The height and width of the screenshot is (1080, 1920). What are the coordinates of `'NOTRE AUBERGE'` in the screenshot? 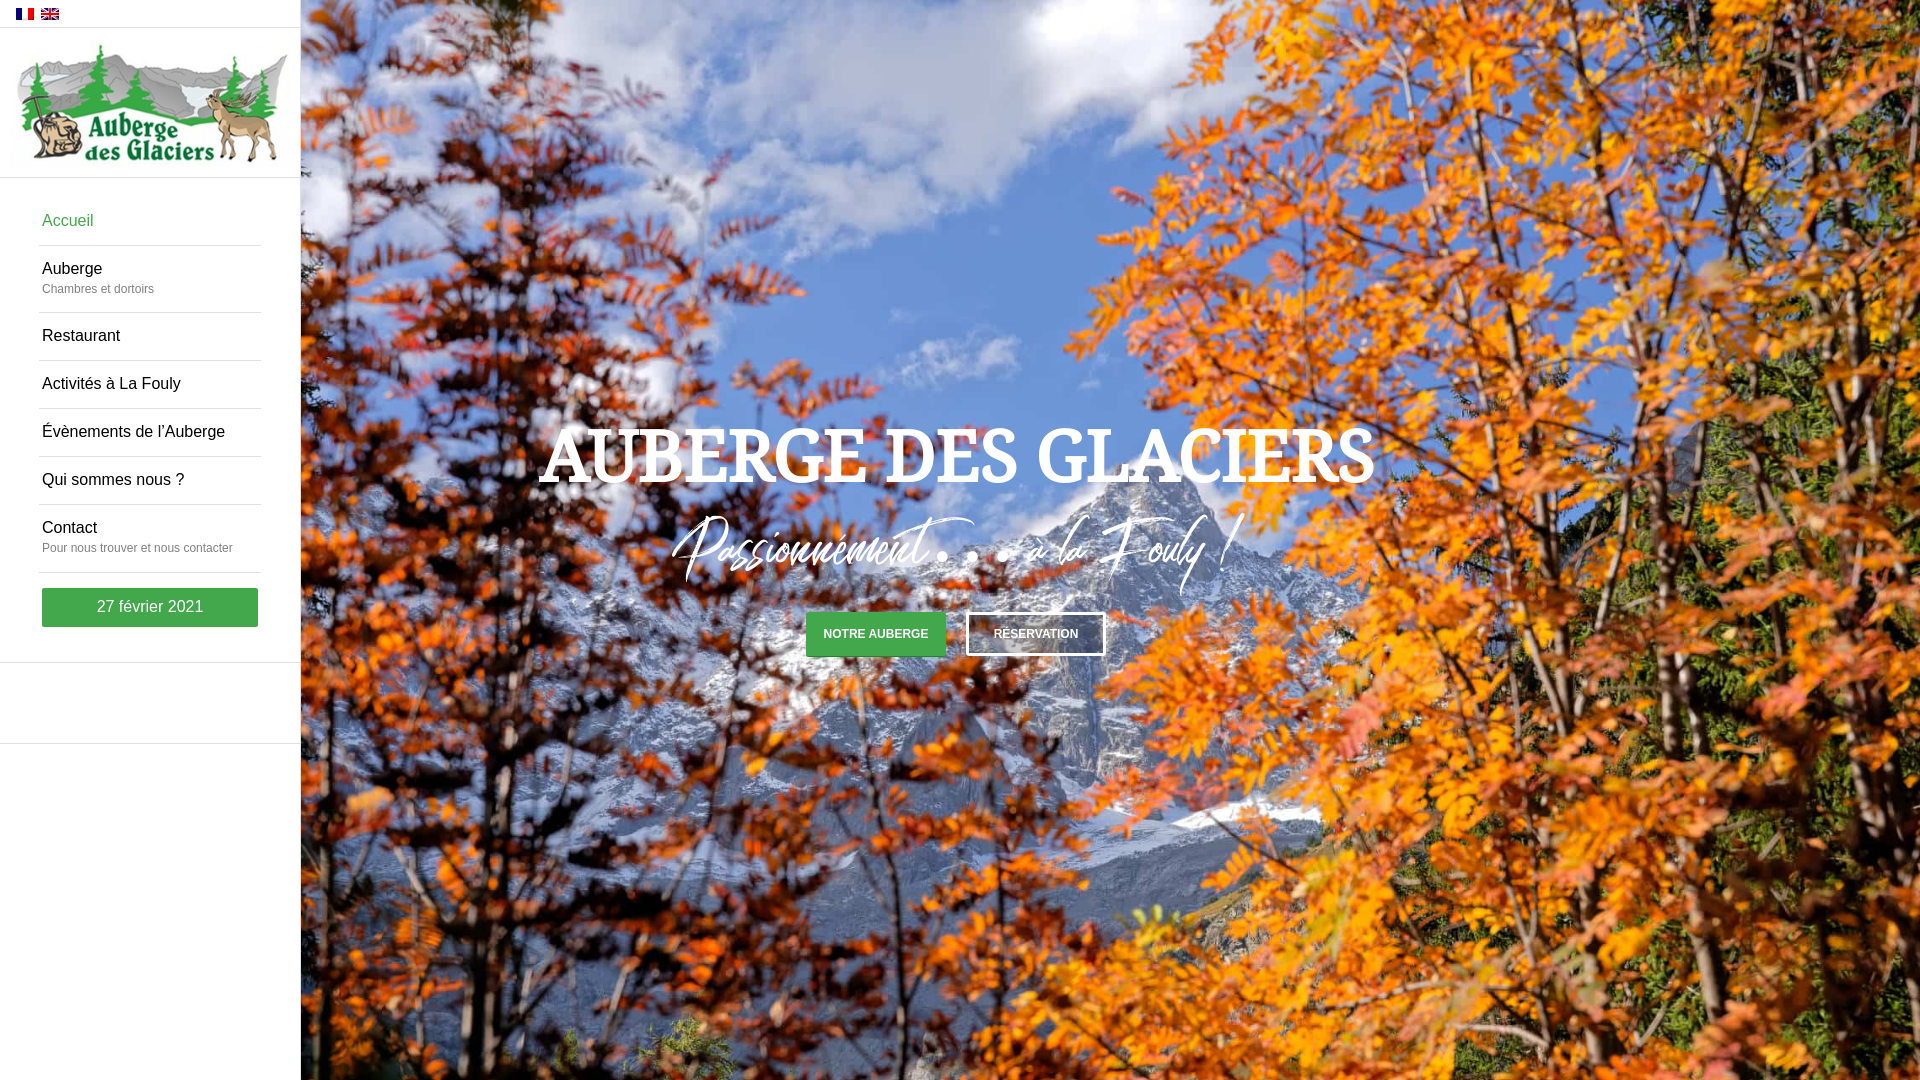 It's located at (806, 634).